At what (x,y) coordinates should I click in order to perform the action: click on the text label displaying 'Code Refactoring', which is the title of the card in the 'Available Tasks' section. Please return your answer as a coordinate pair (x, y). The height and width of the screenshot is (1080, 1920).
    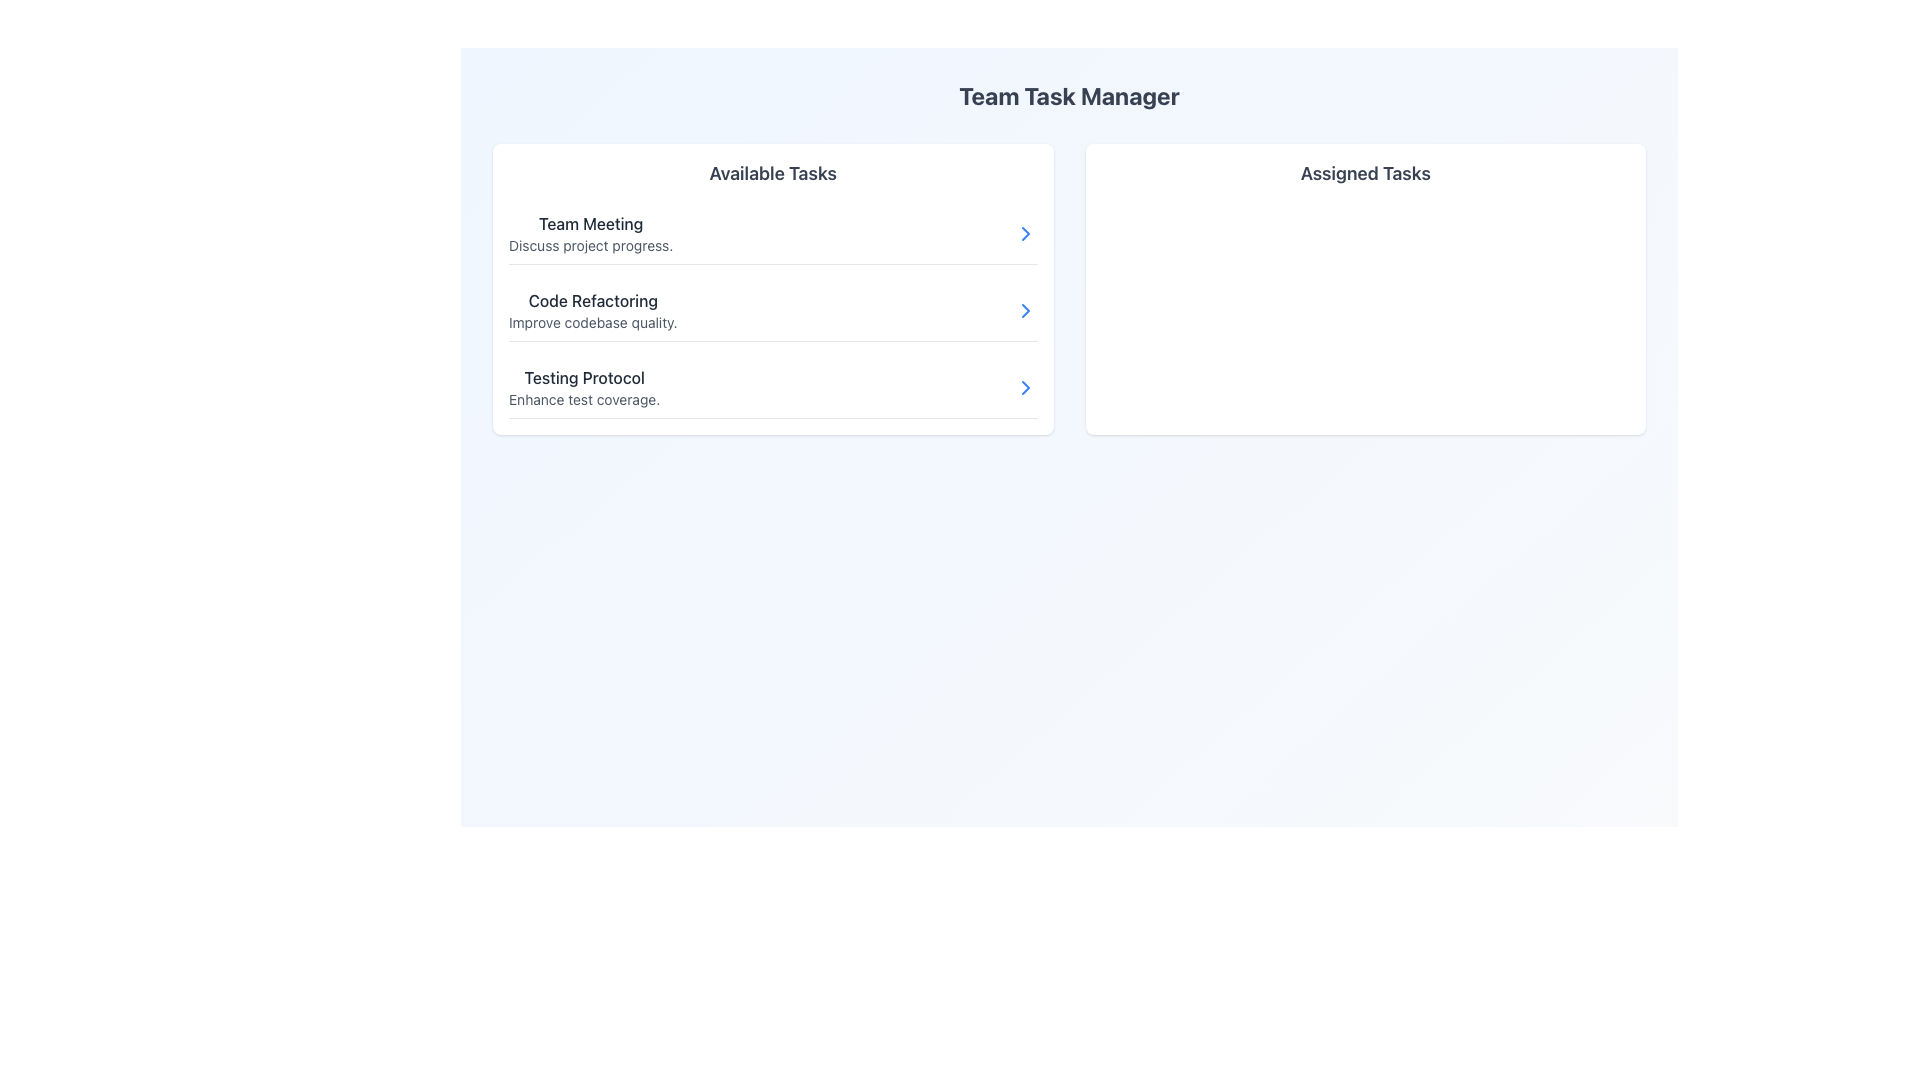
    Looking at the image, I should click on (592, 300).